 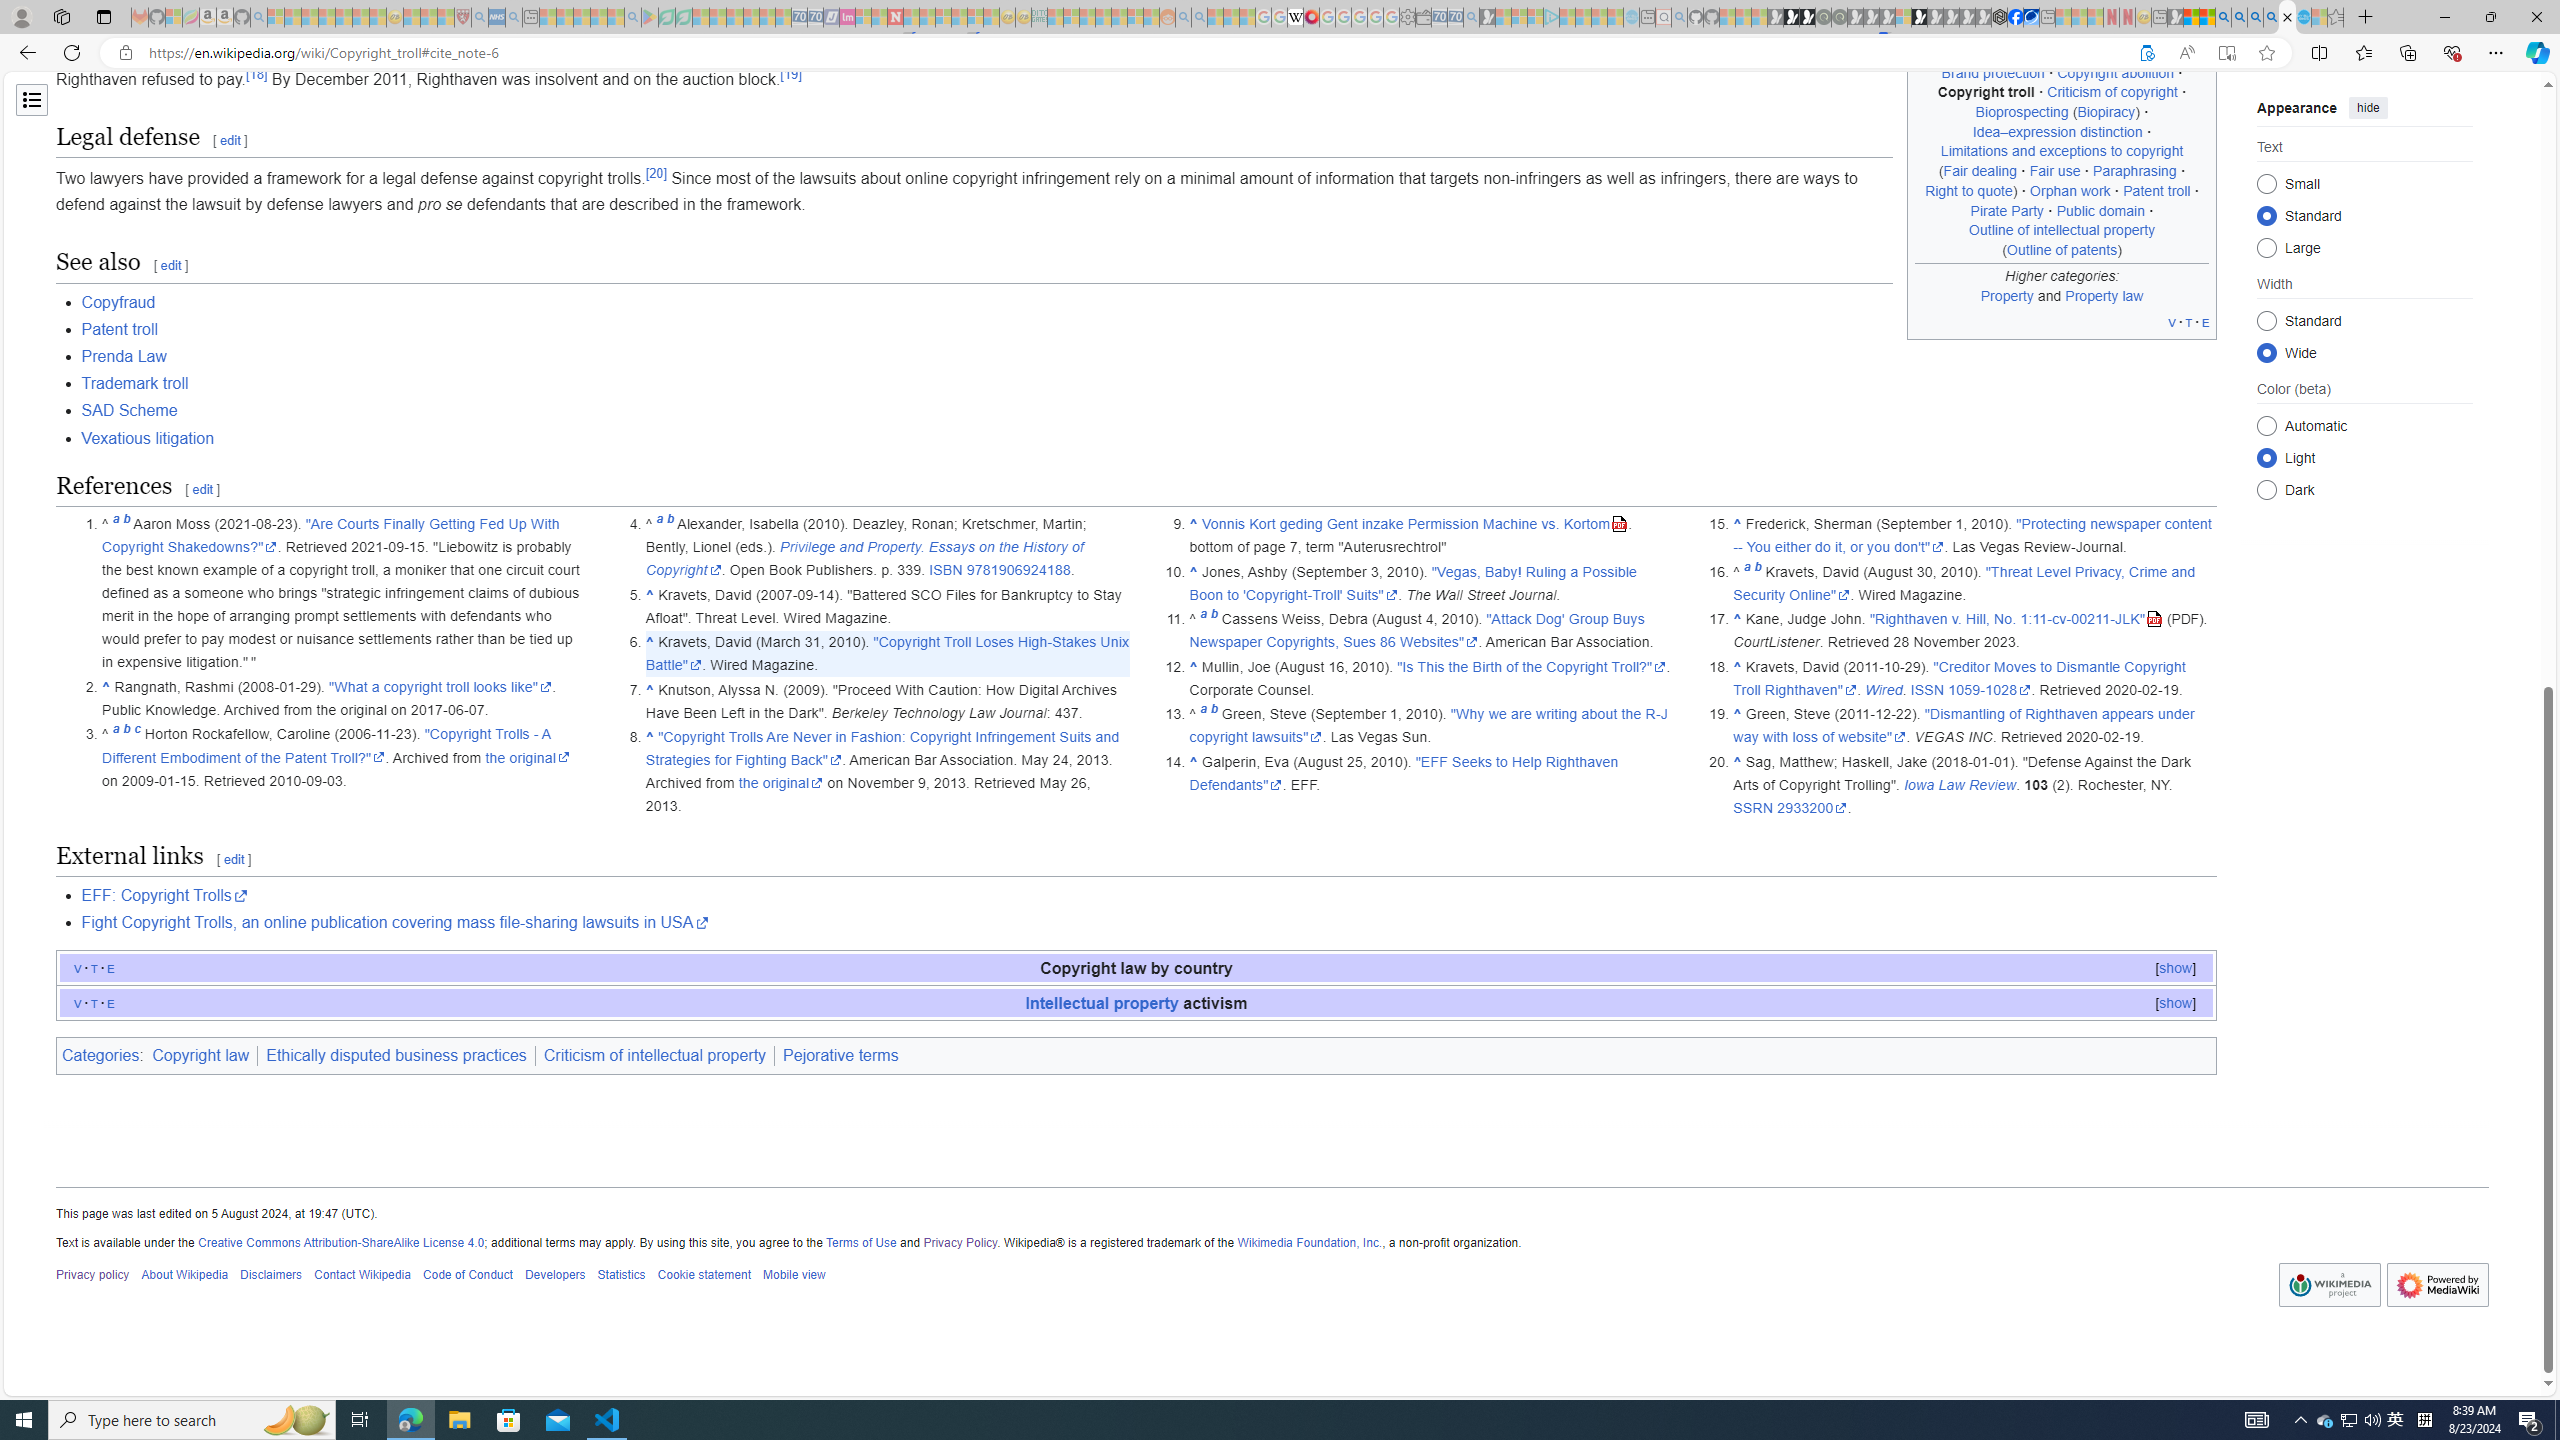 What do you see at coordinates (2173, 16) in the screenshot?
I see `'MSN - Sleeping'` at bounding box center [2173, 16].